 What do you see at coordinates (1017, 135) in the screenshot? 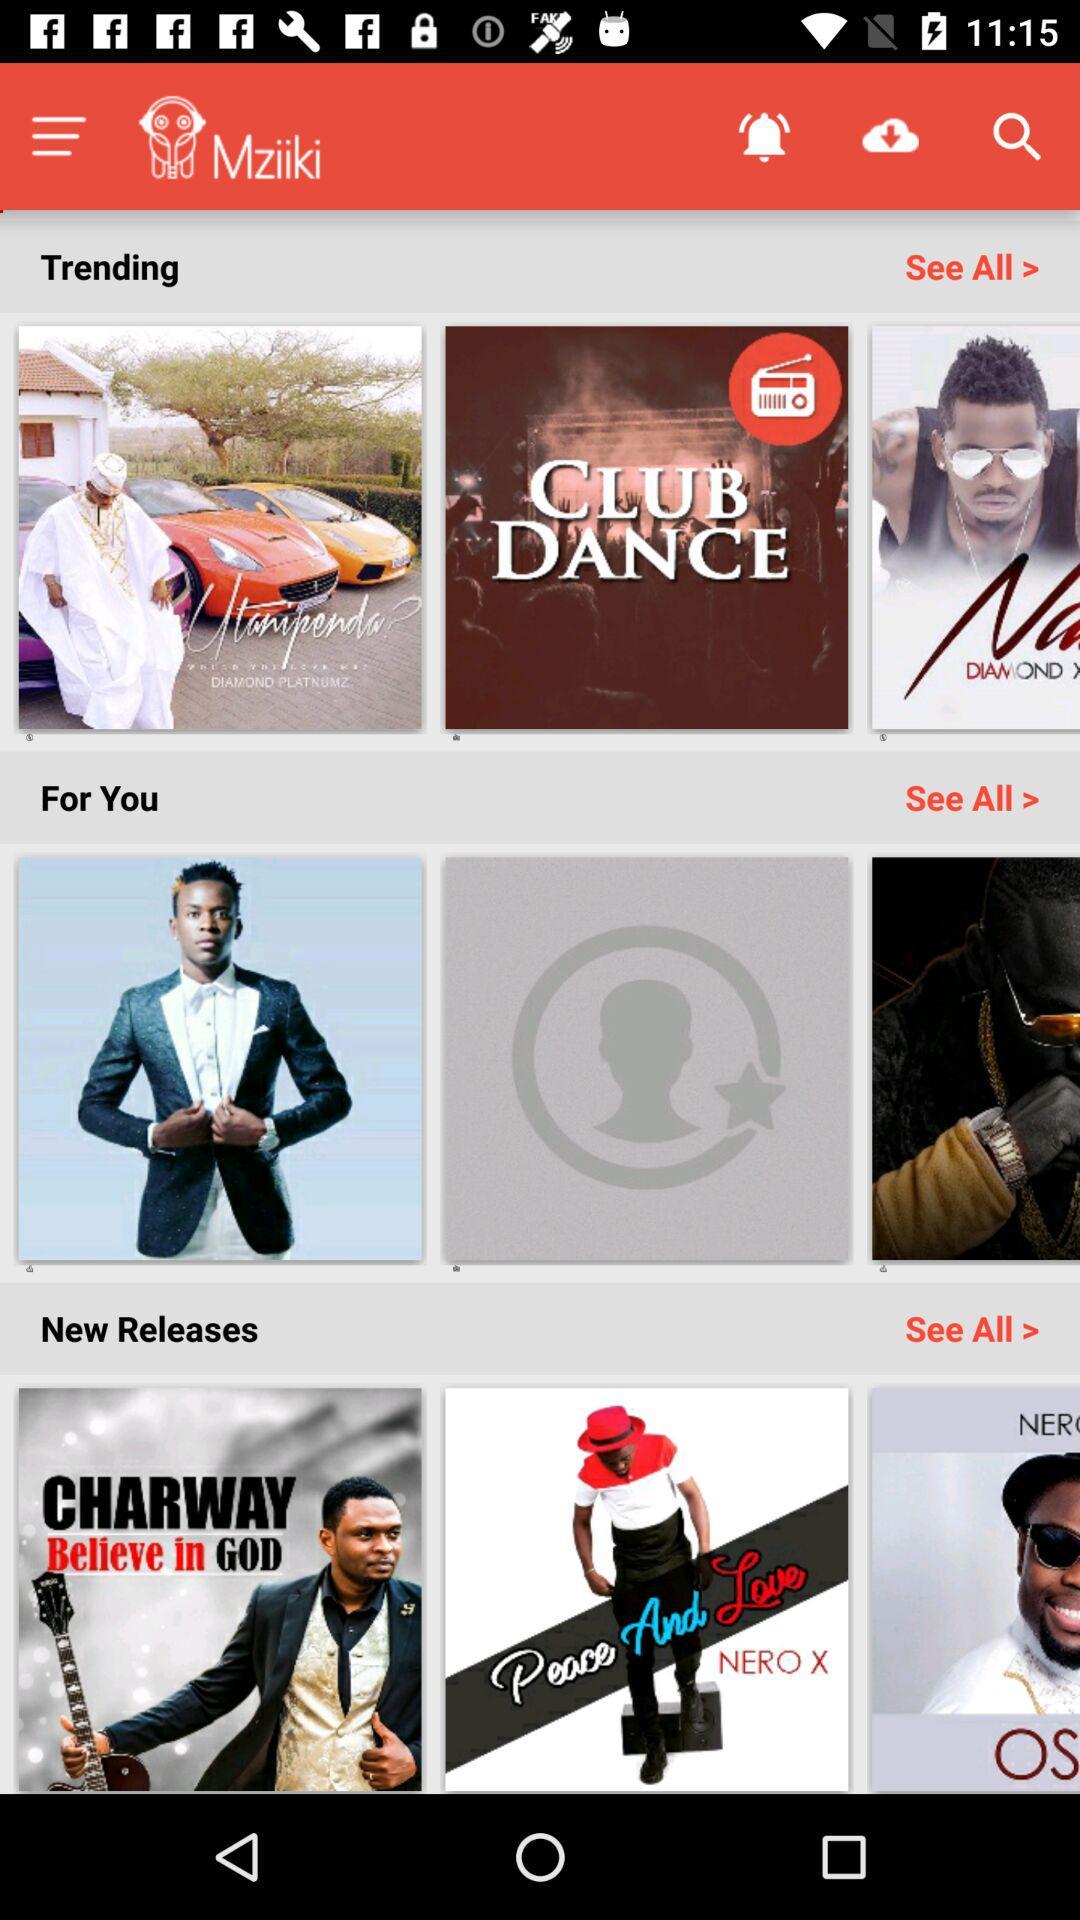
I see `the icon above the see all > icon` at bounding box center [1017, 135].